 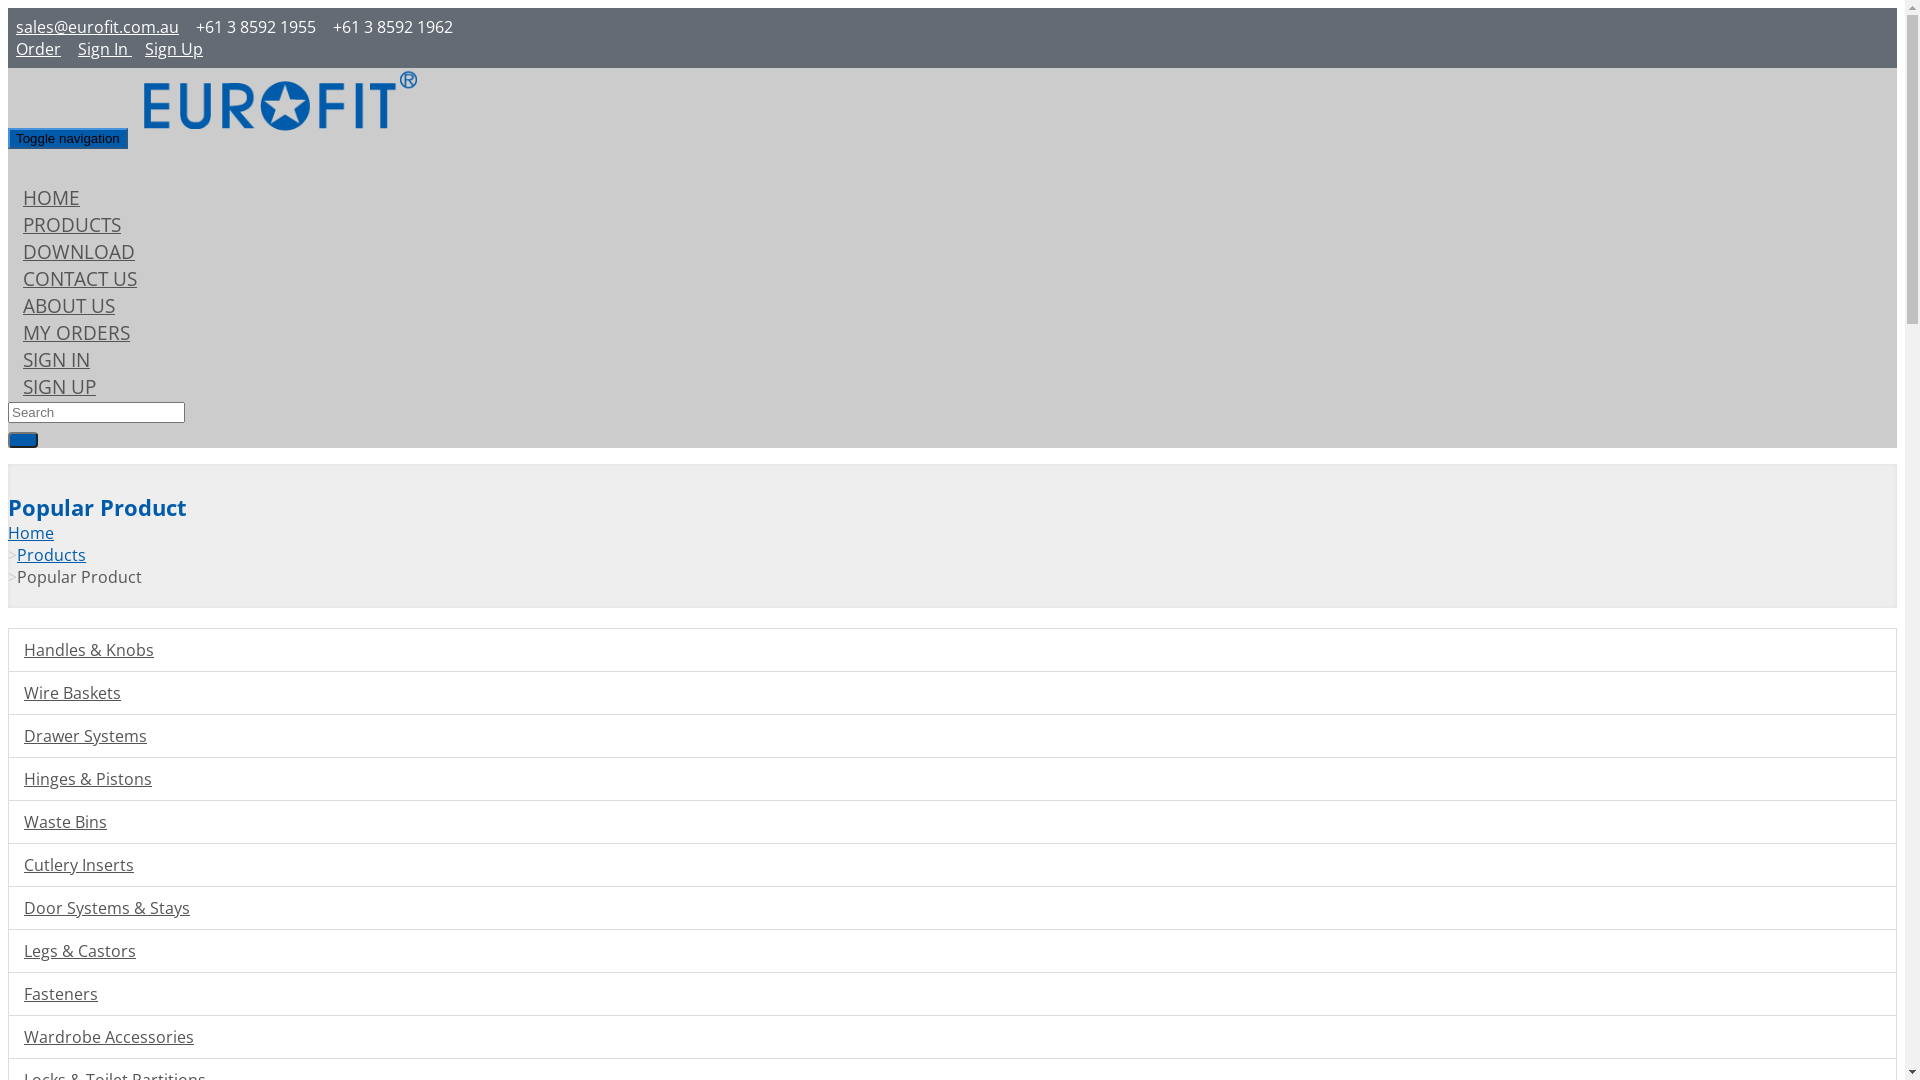 What do you see at coordinates (76, 331) in the screenshot?
I see `'MY ORDERS'` at bounding box center [76, 331].